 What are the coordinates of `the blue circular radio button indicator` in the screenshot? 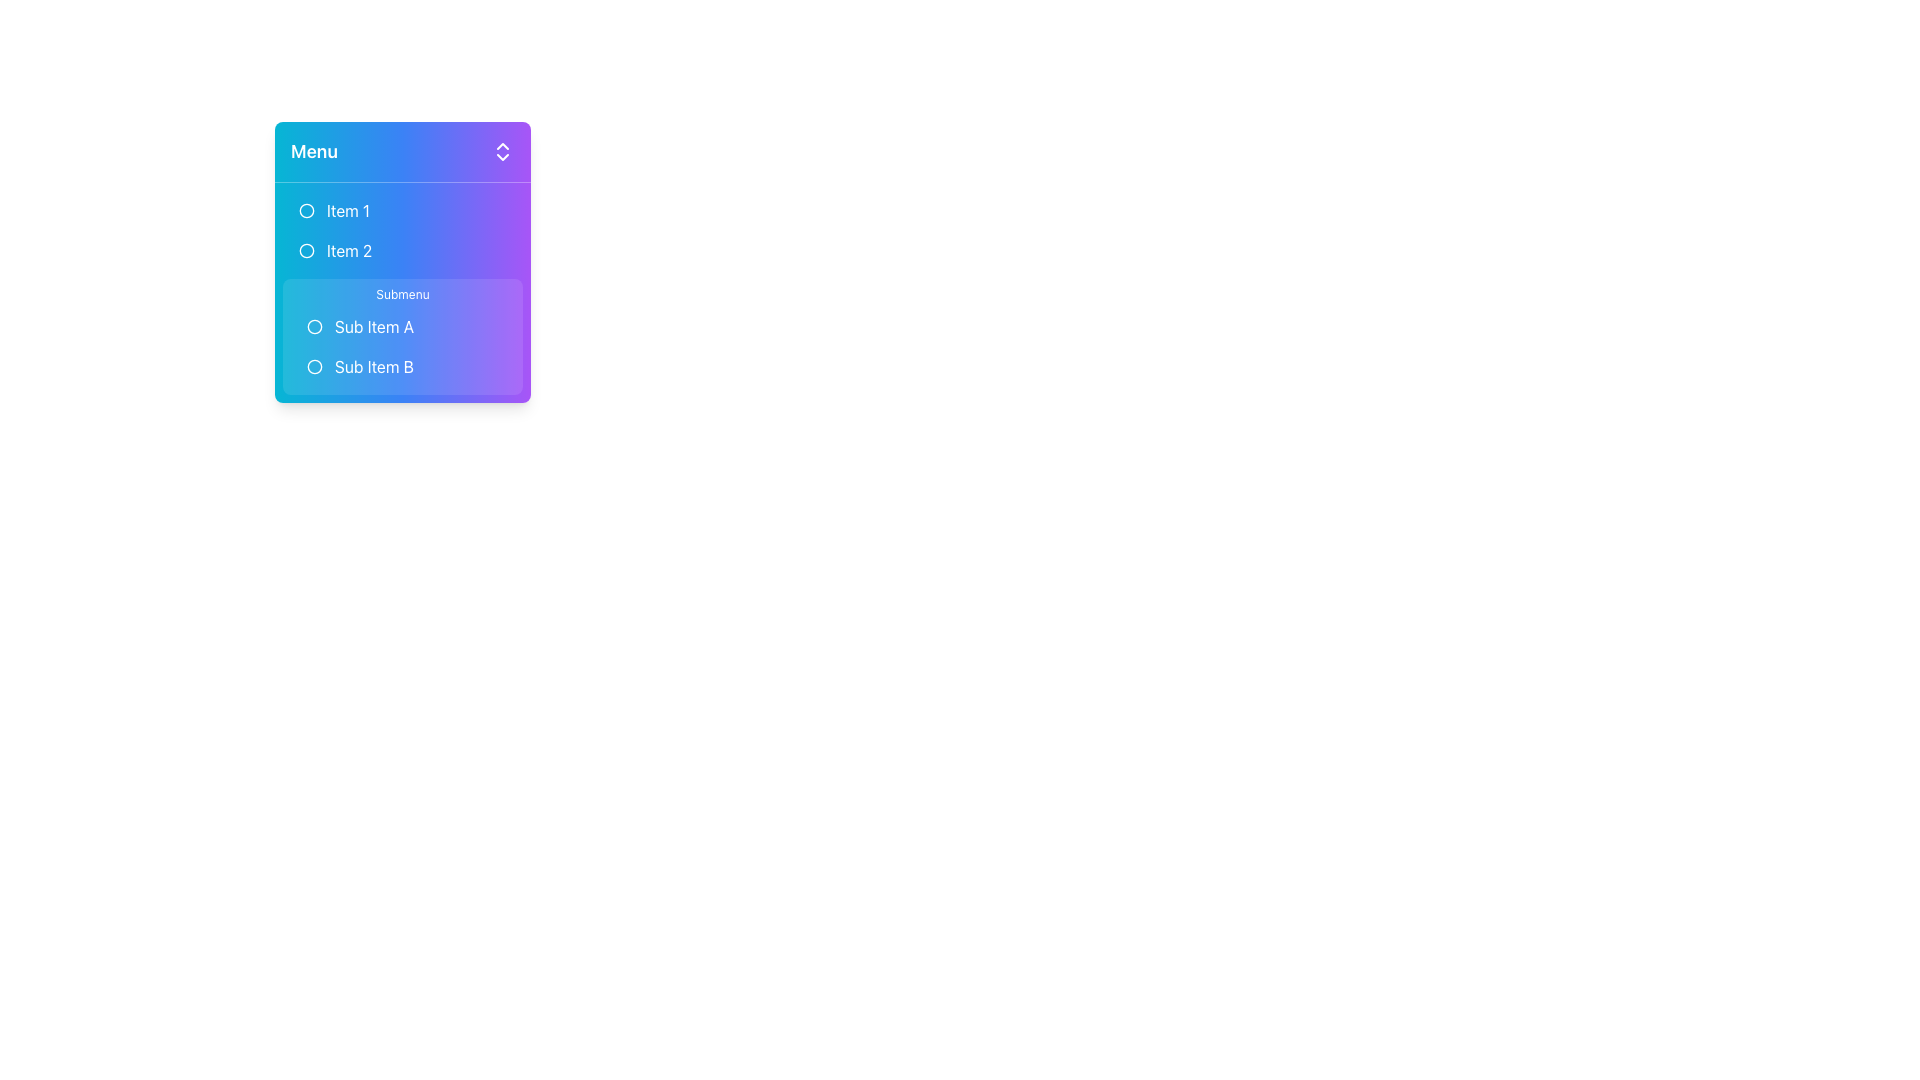 It's located at (314, 366).